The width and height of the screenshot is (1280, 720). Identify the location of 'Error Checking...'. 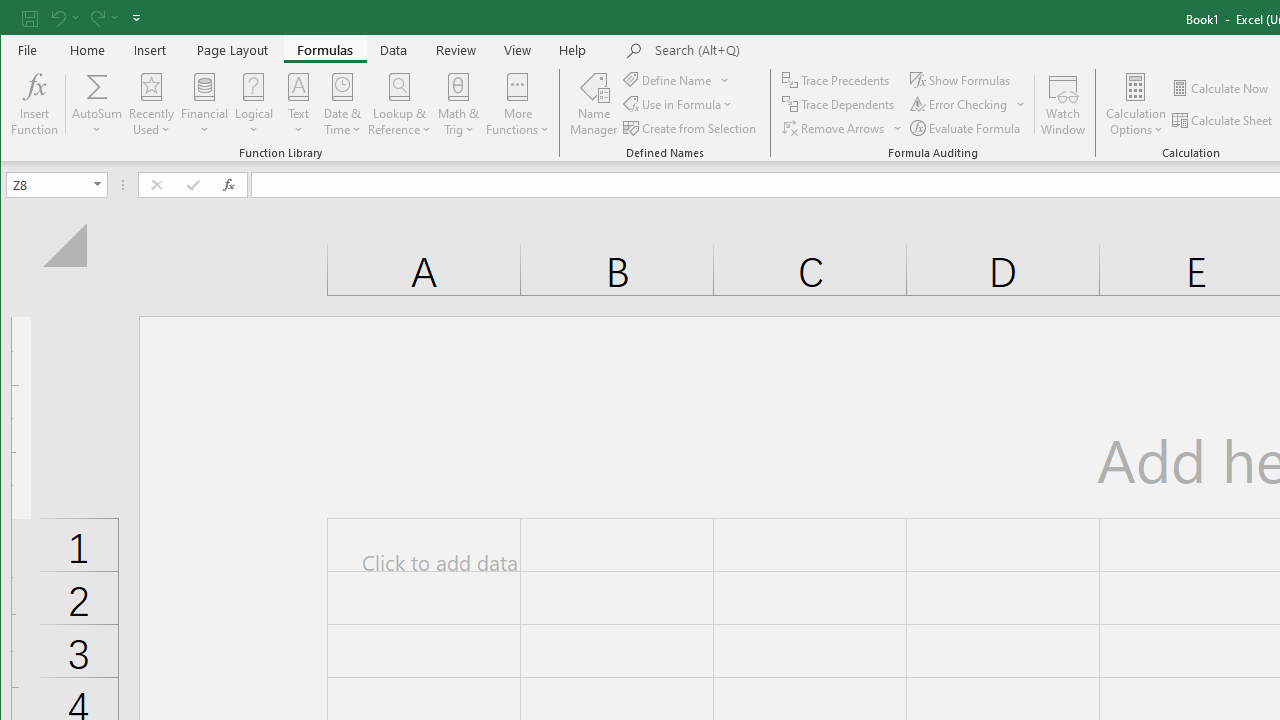
(960, 104).